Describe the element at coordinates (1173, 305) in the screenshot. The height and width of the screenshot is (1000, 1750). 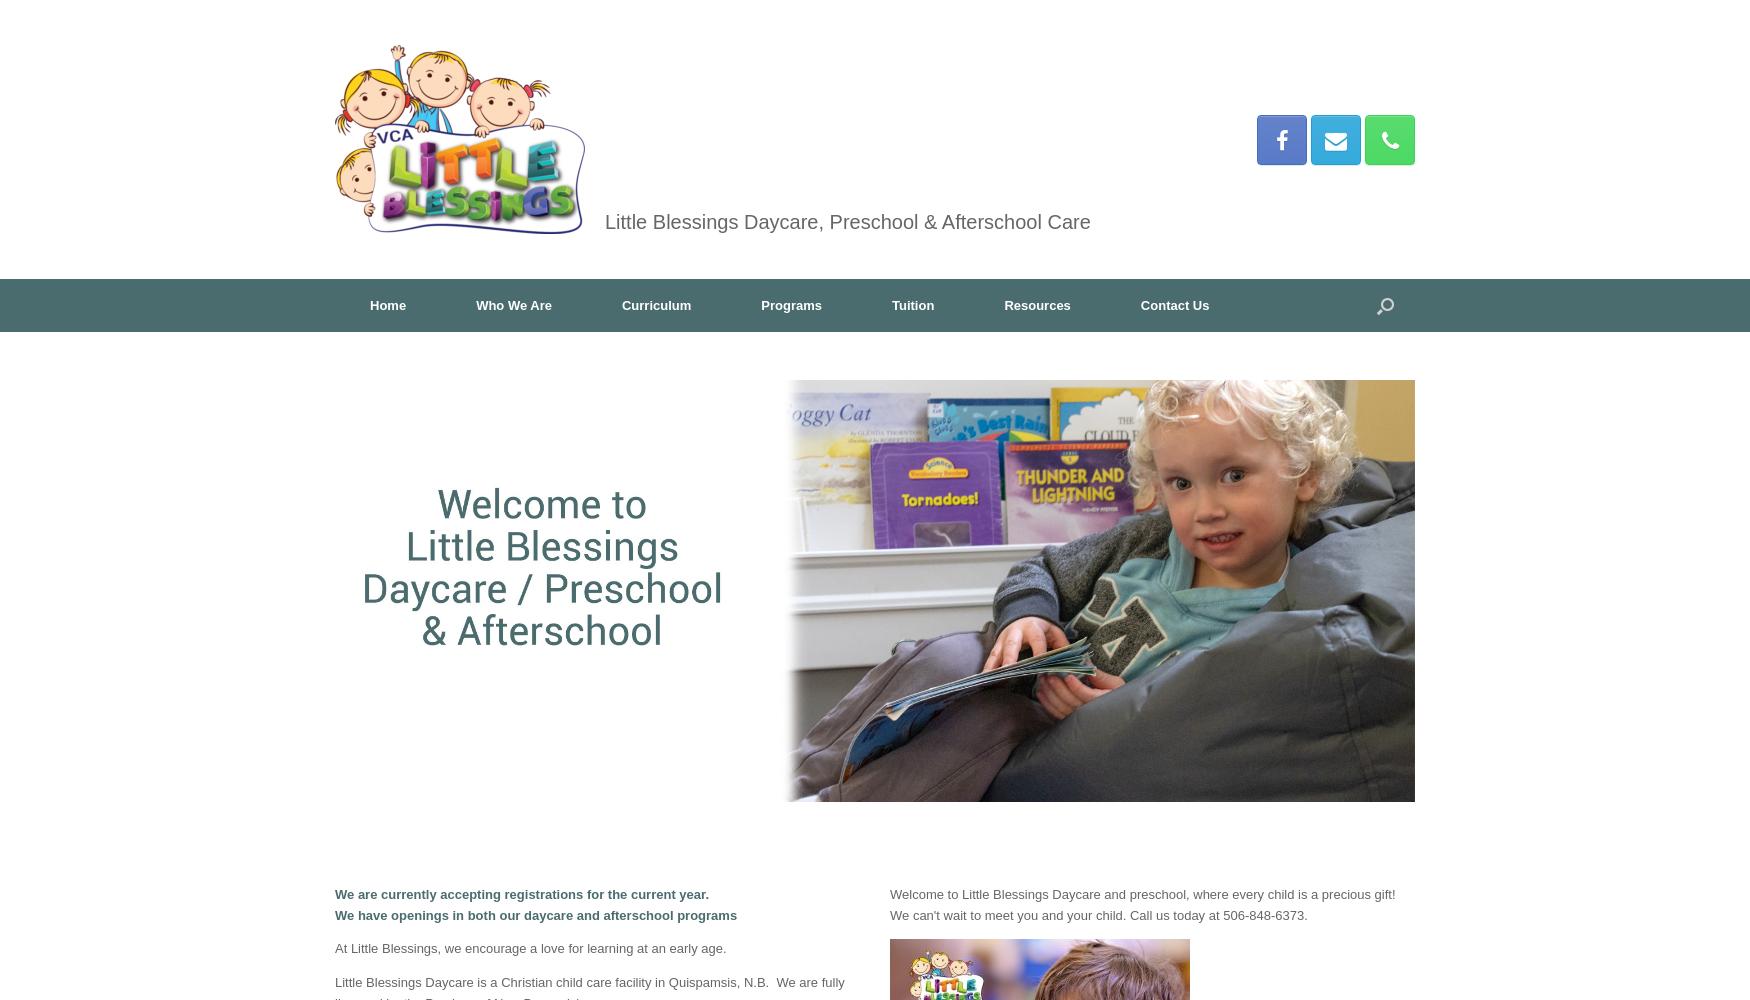
I see `'Contact Us'` at that location.